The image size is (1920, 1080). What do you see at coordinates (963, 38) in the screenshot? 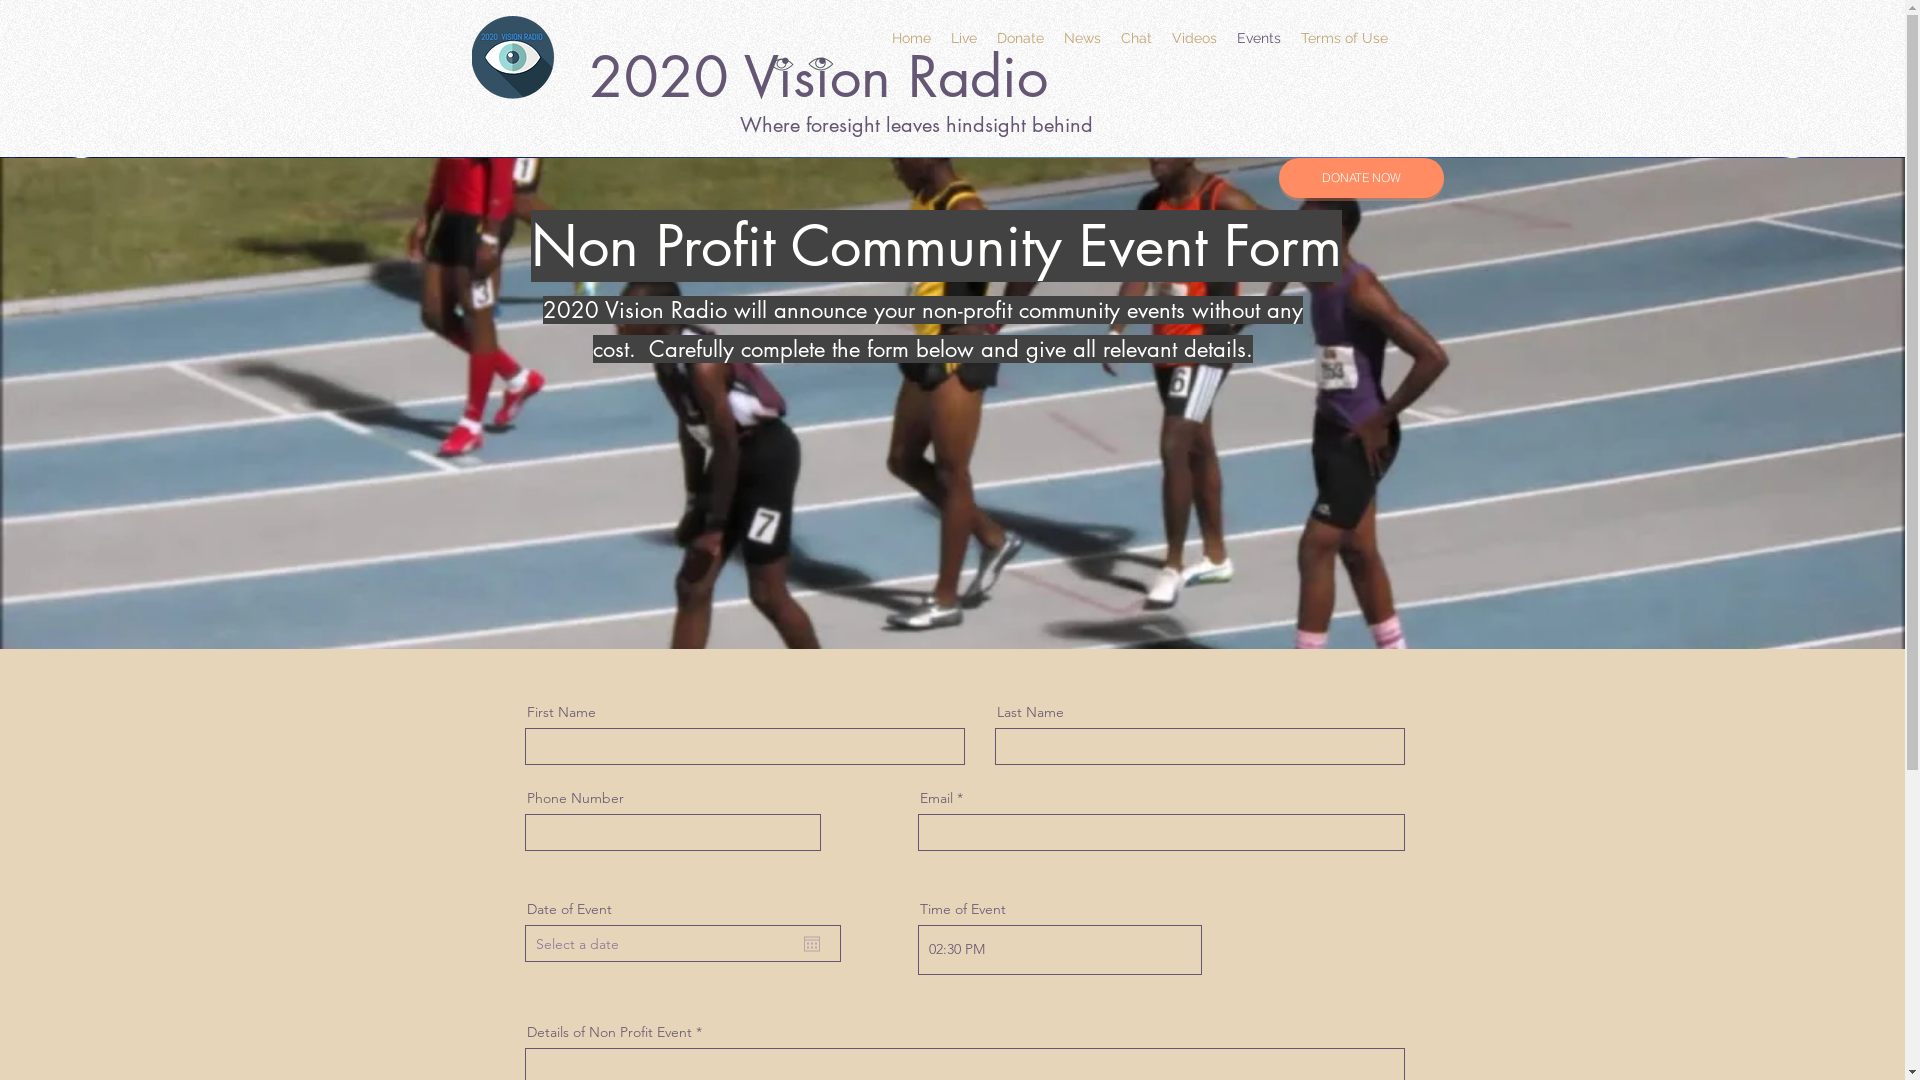
I see `'Live'` at bounding box center [963, 38].